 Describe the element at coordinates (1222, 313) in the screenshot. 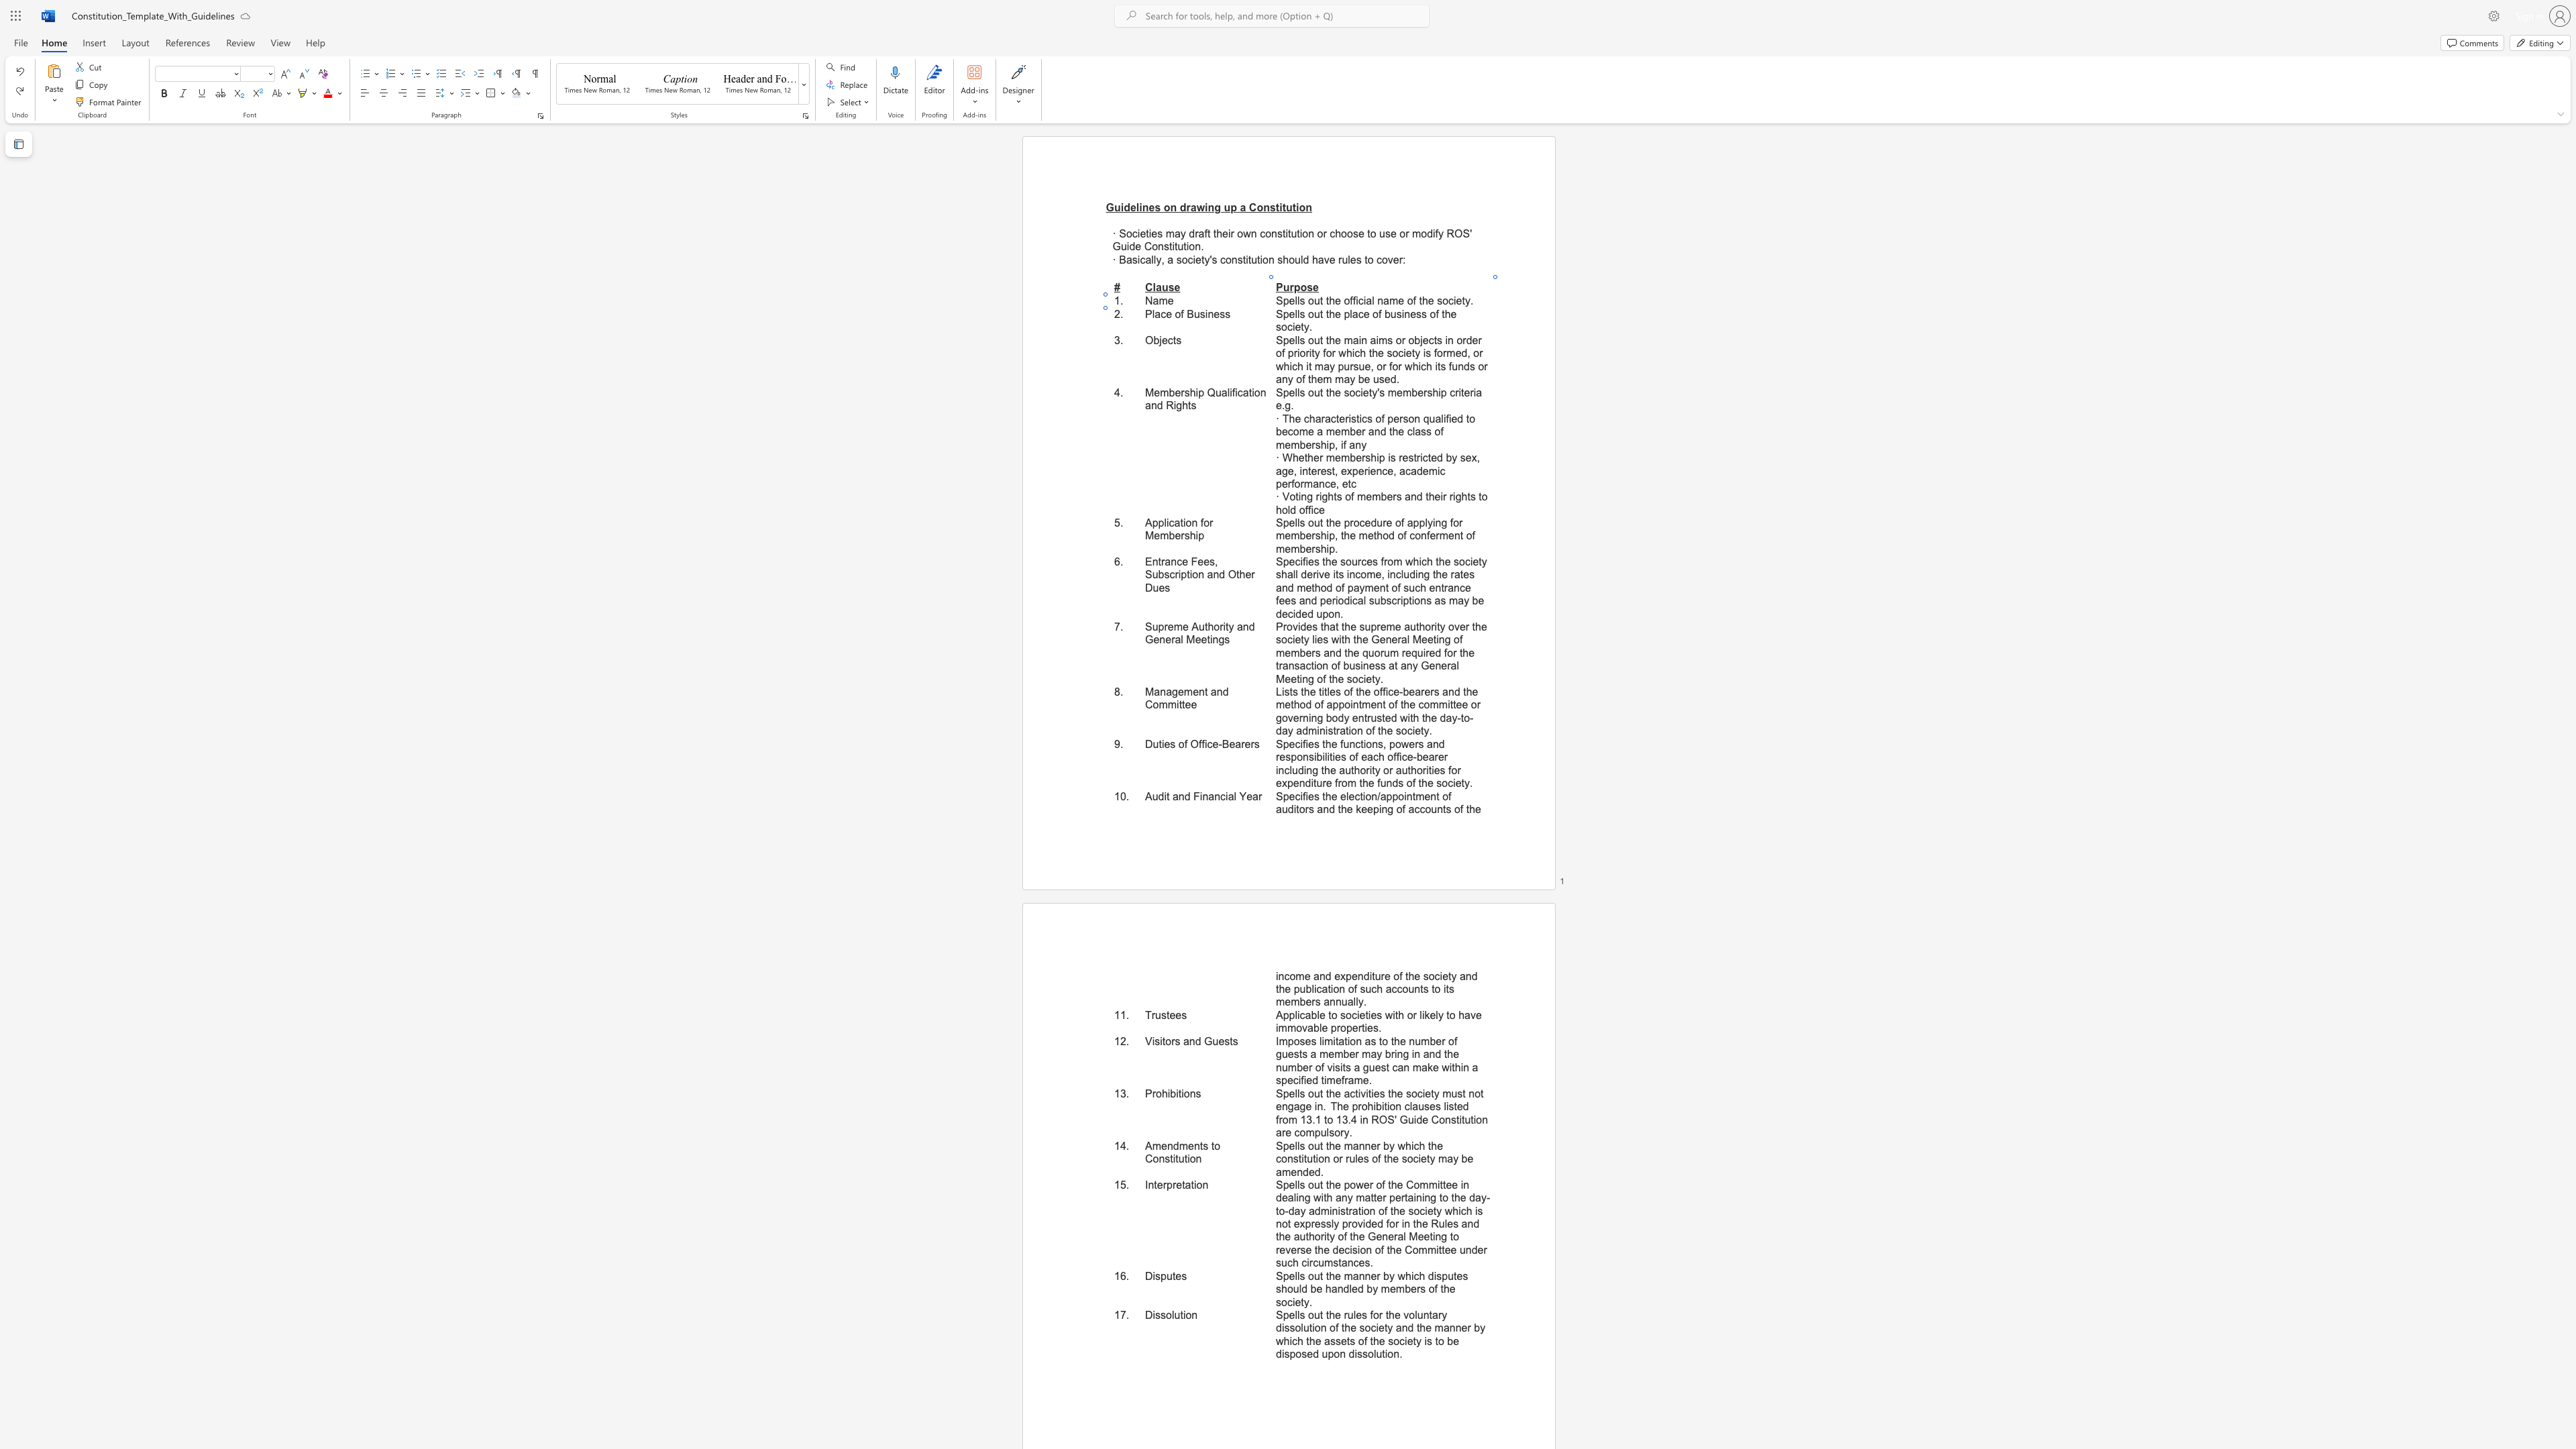

I see `the 2th character "s" in the text` at that location.